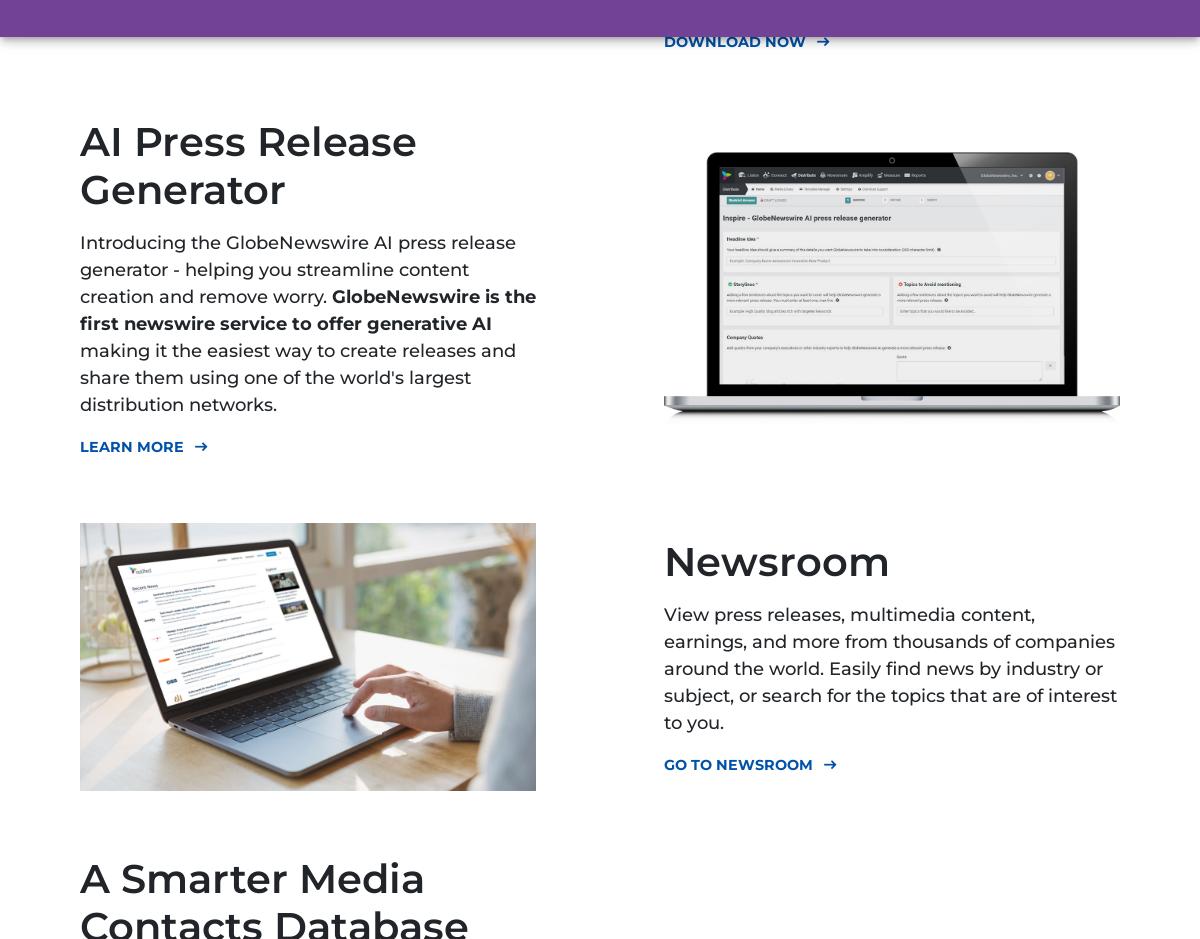 The height and width of the screenshot is (939, 1200). I want to click on 'AI Press Release Generator', so click(247, 164).